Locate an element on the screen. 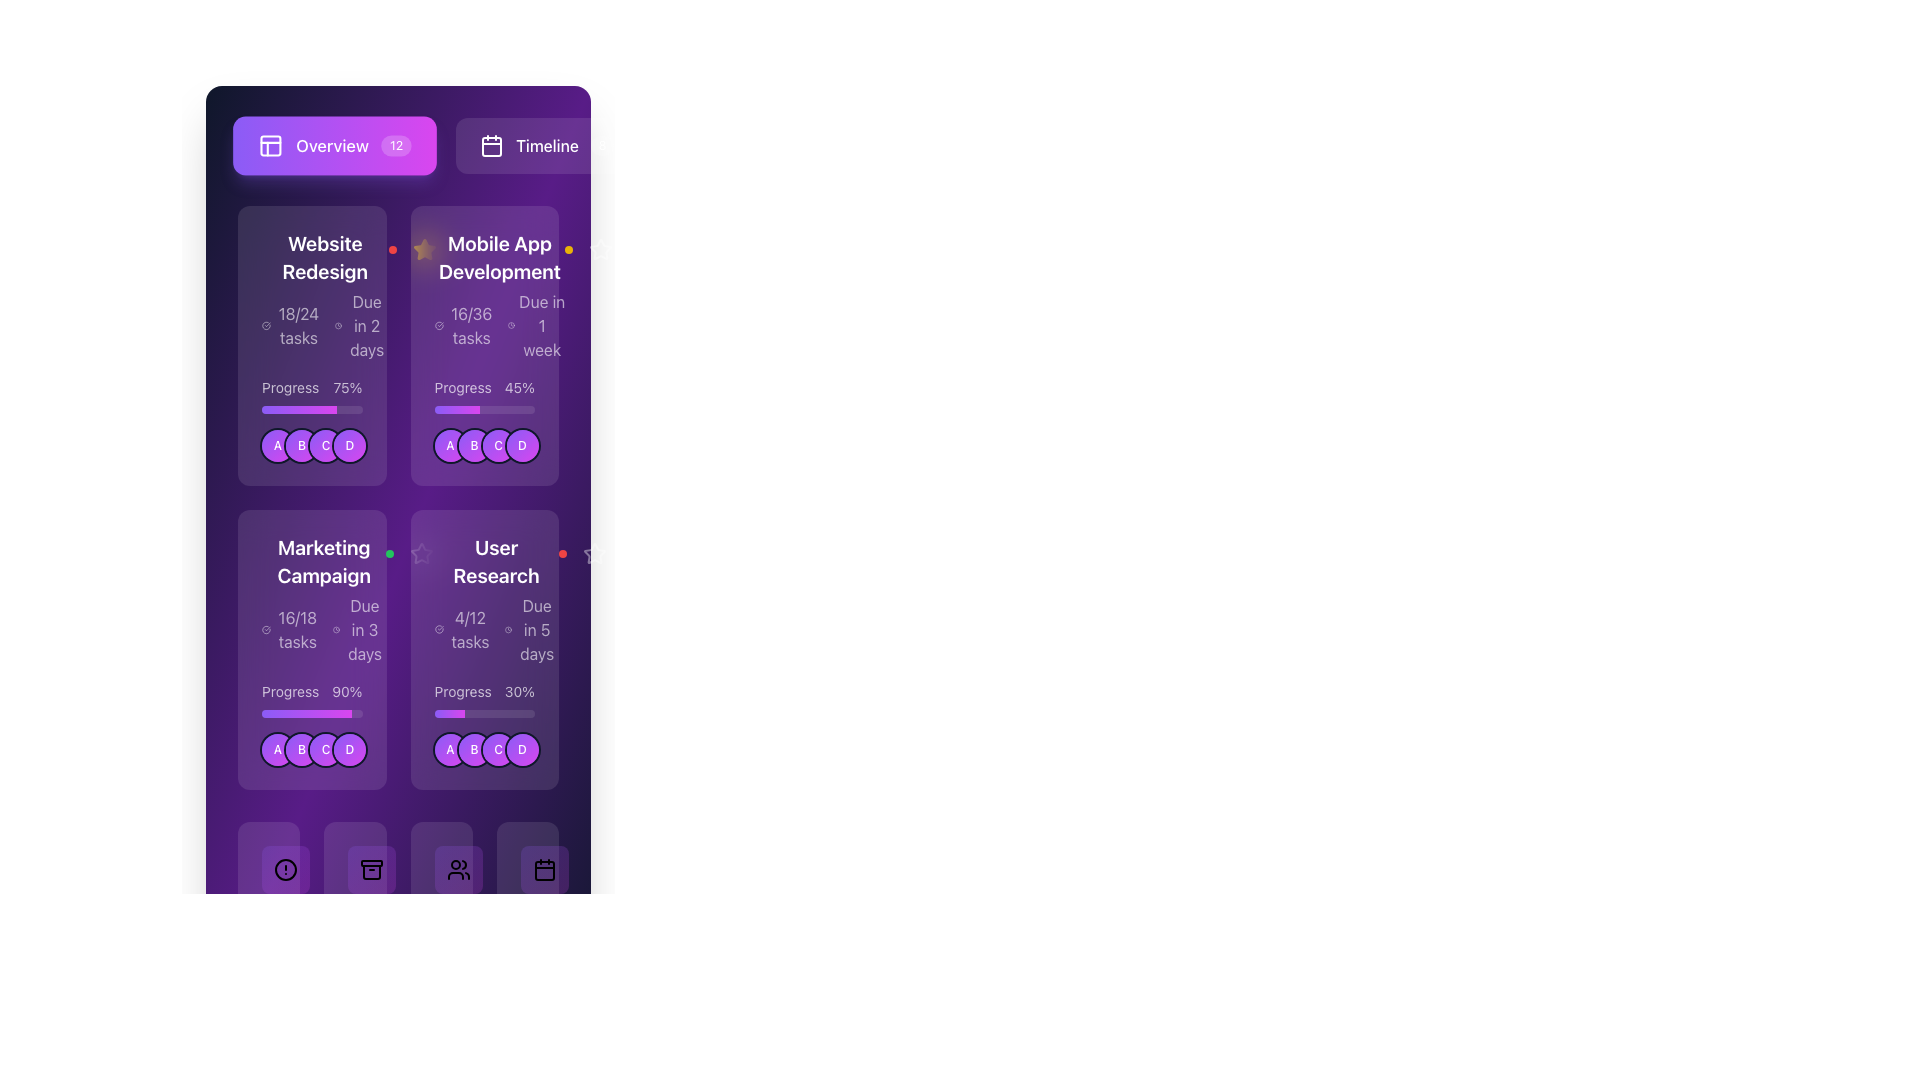 The image size is (1920, 1080). the progress bar displaying 'Progress 75%' within the 'Website Redesign' card to check its completion status is located at coordinates (311, 396).